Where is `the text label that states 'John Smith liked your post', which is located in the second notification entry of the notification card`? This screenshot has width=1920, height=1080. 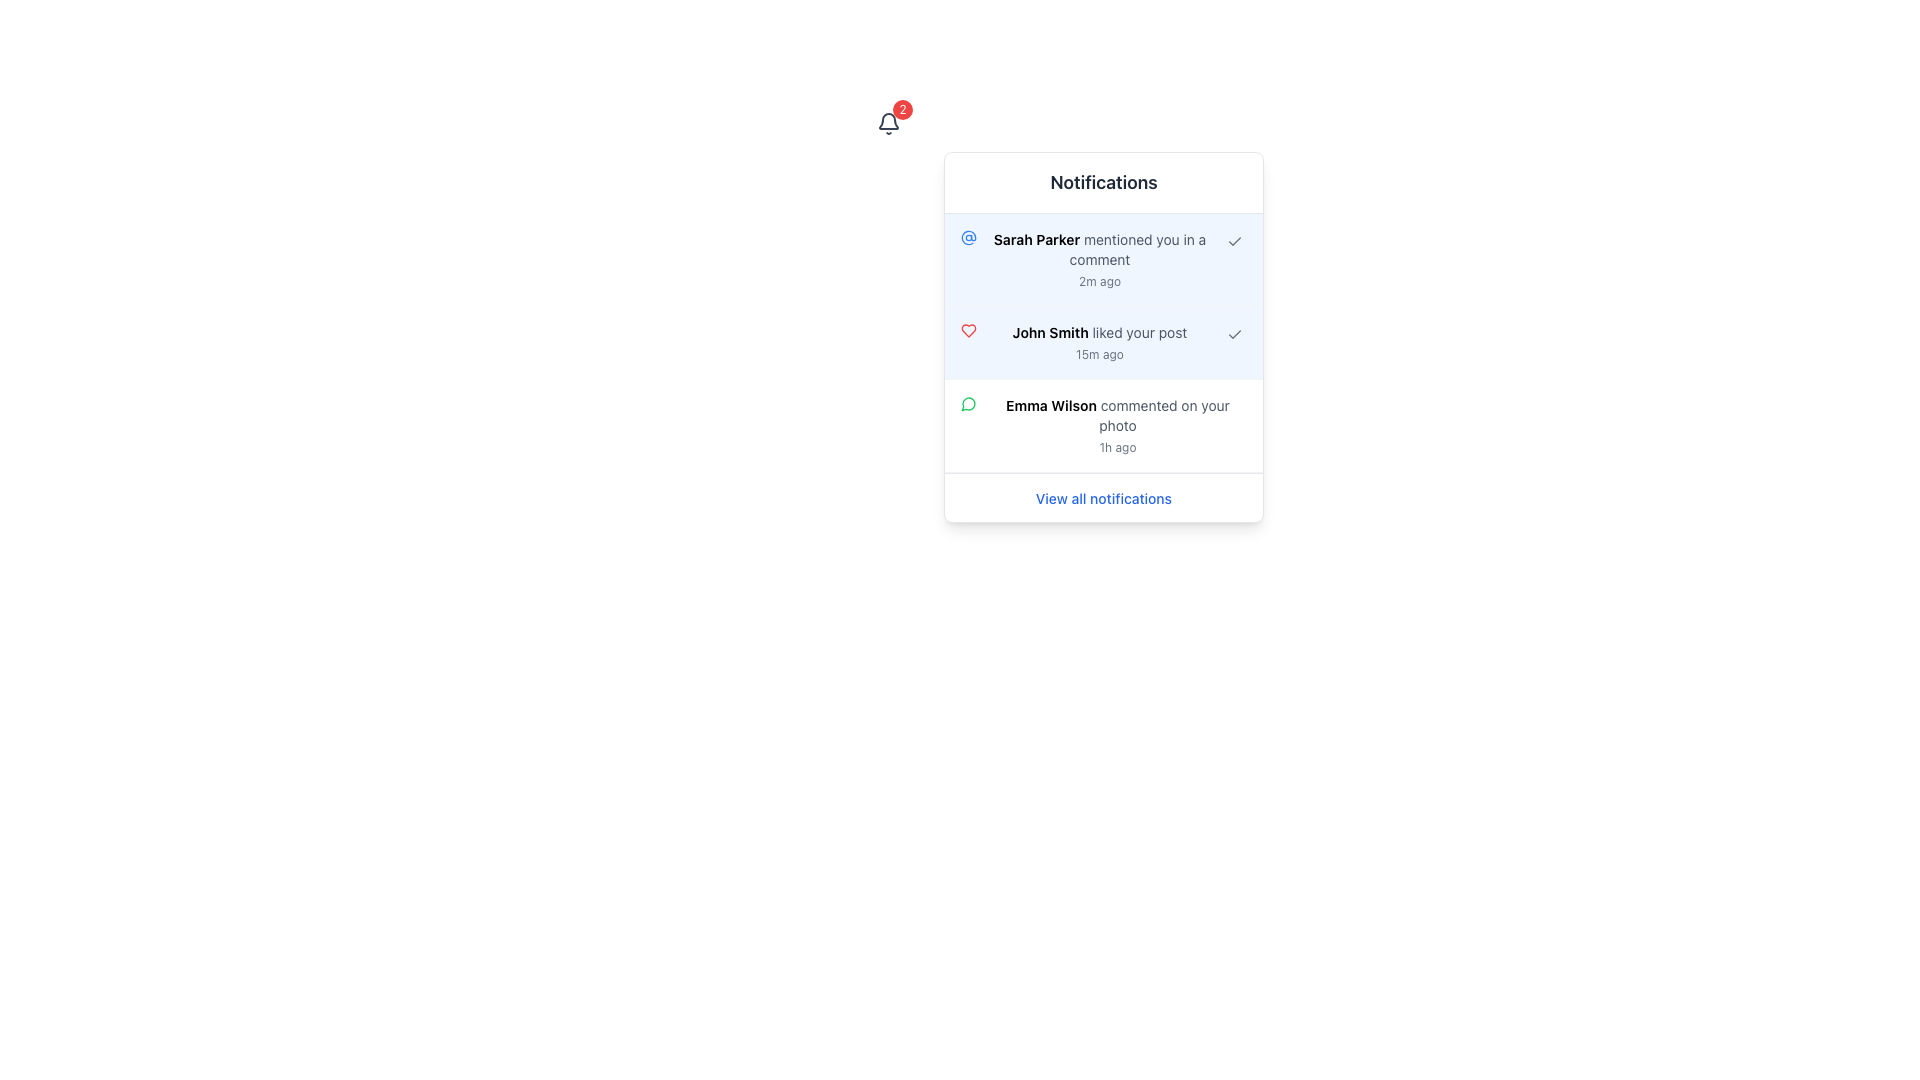
the text label that states 'John Smith liked your post', which is located in the second notification entry of the notification card is located at coordinates (1098, 331).